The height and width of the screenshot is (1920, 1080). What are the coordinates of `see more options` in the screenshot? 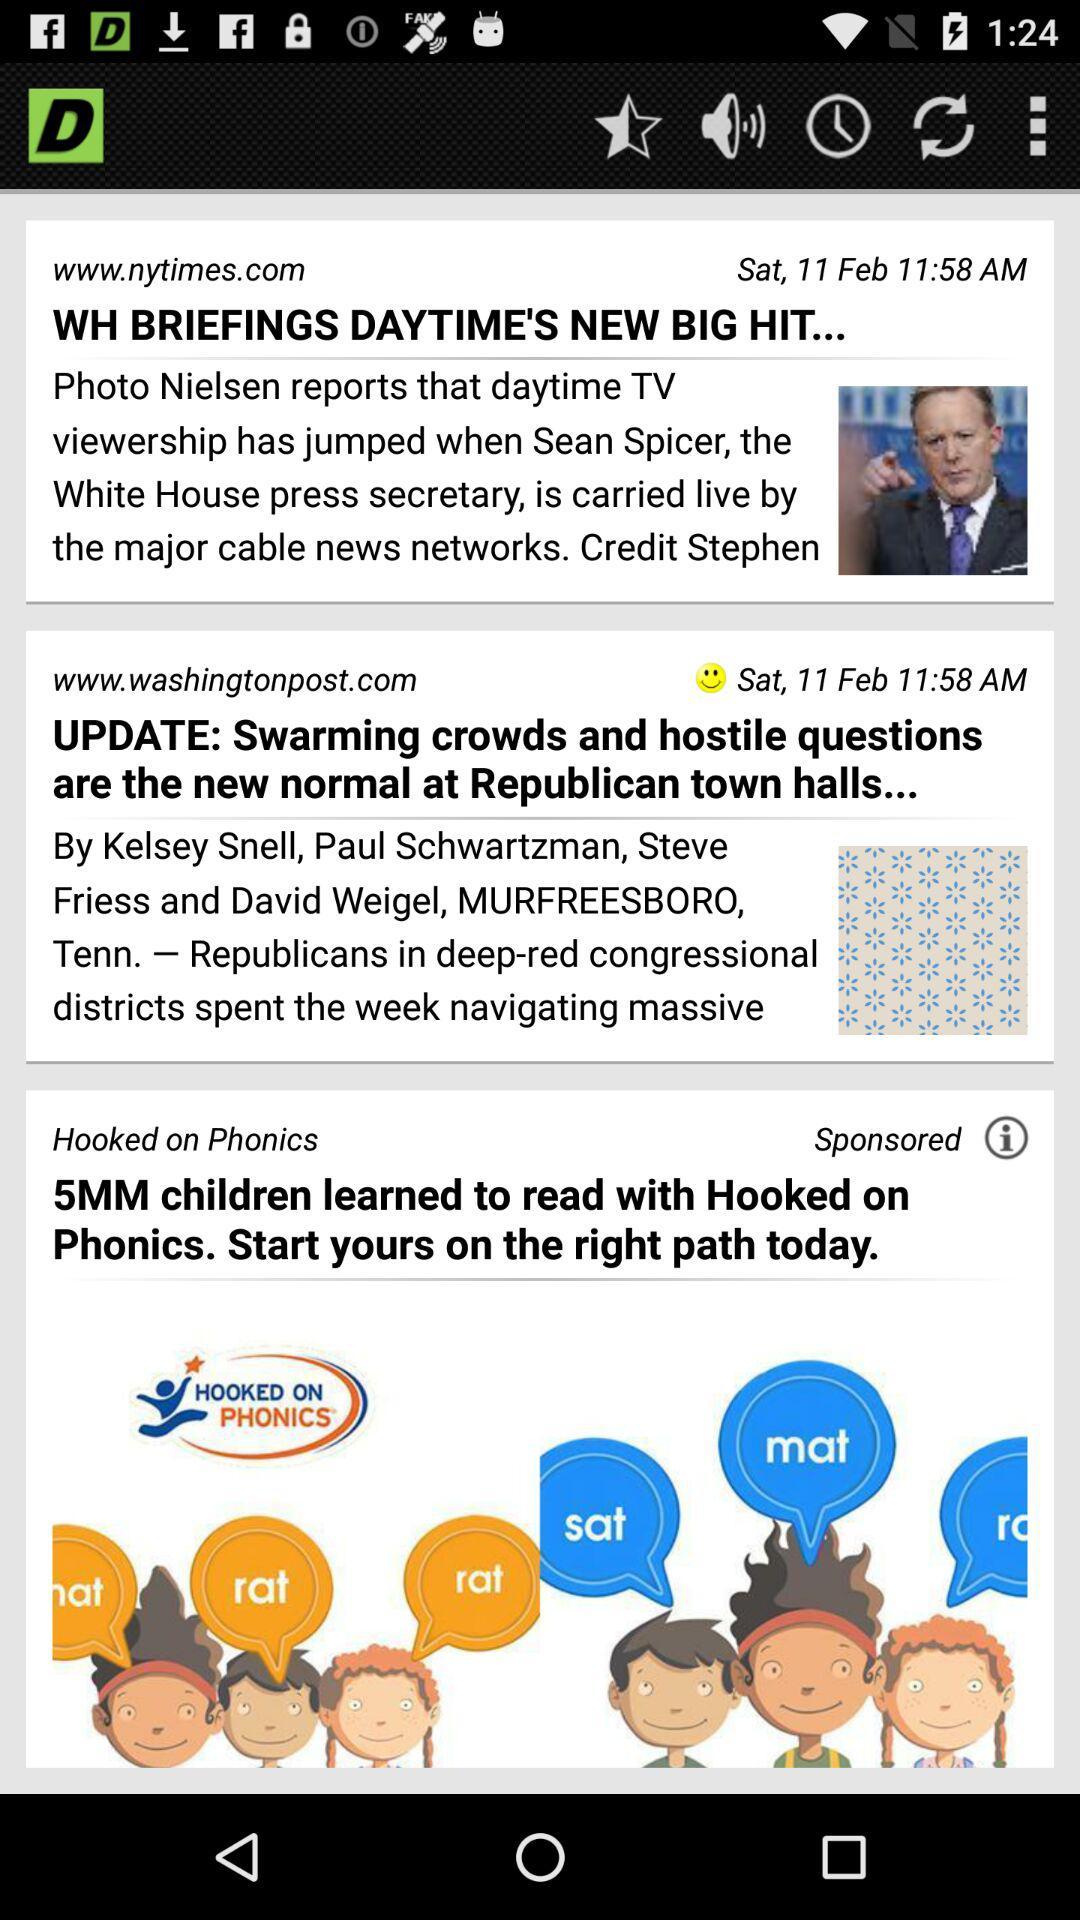 It's located at (1036, 124).